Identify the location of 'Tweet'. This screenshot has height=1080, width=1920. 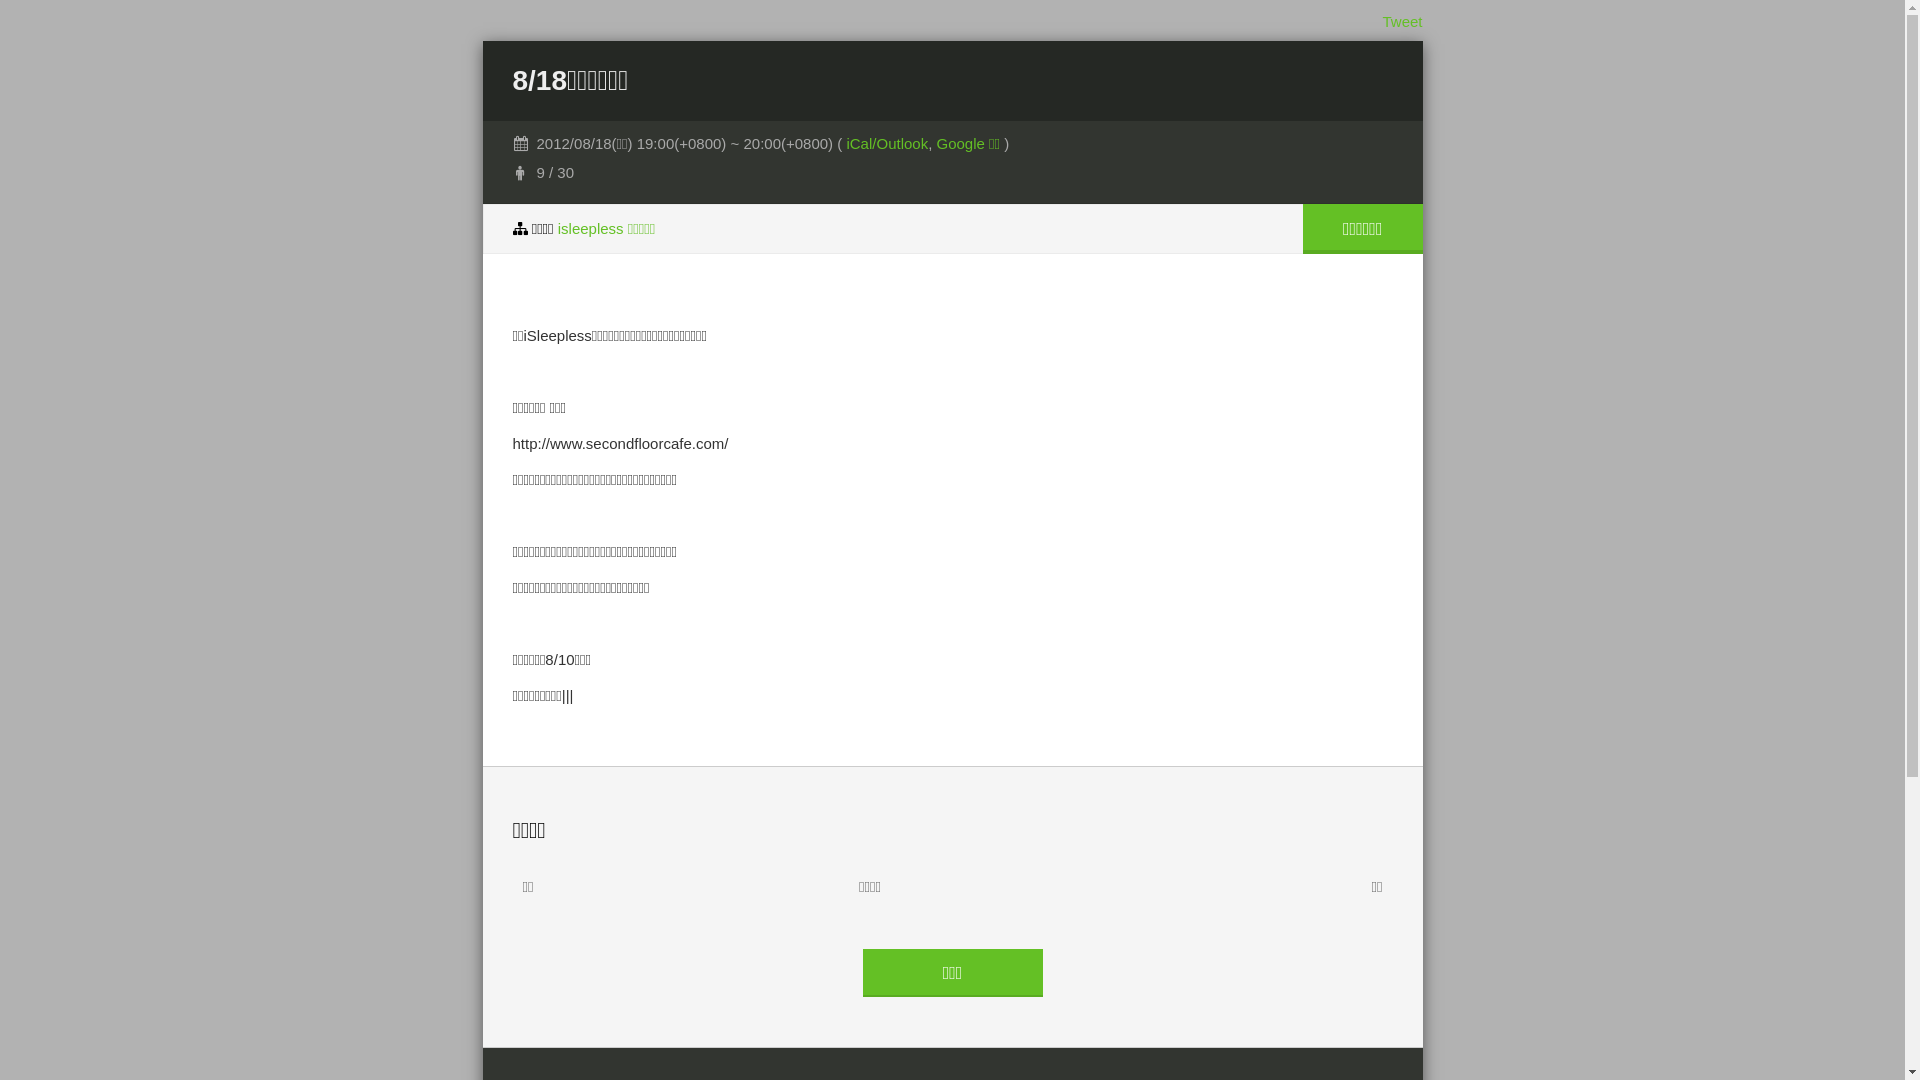
(1400, 21).